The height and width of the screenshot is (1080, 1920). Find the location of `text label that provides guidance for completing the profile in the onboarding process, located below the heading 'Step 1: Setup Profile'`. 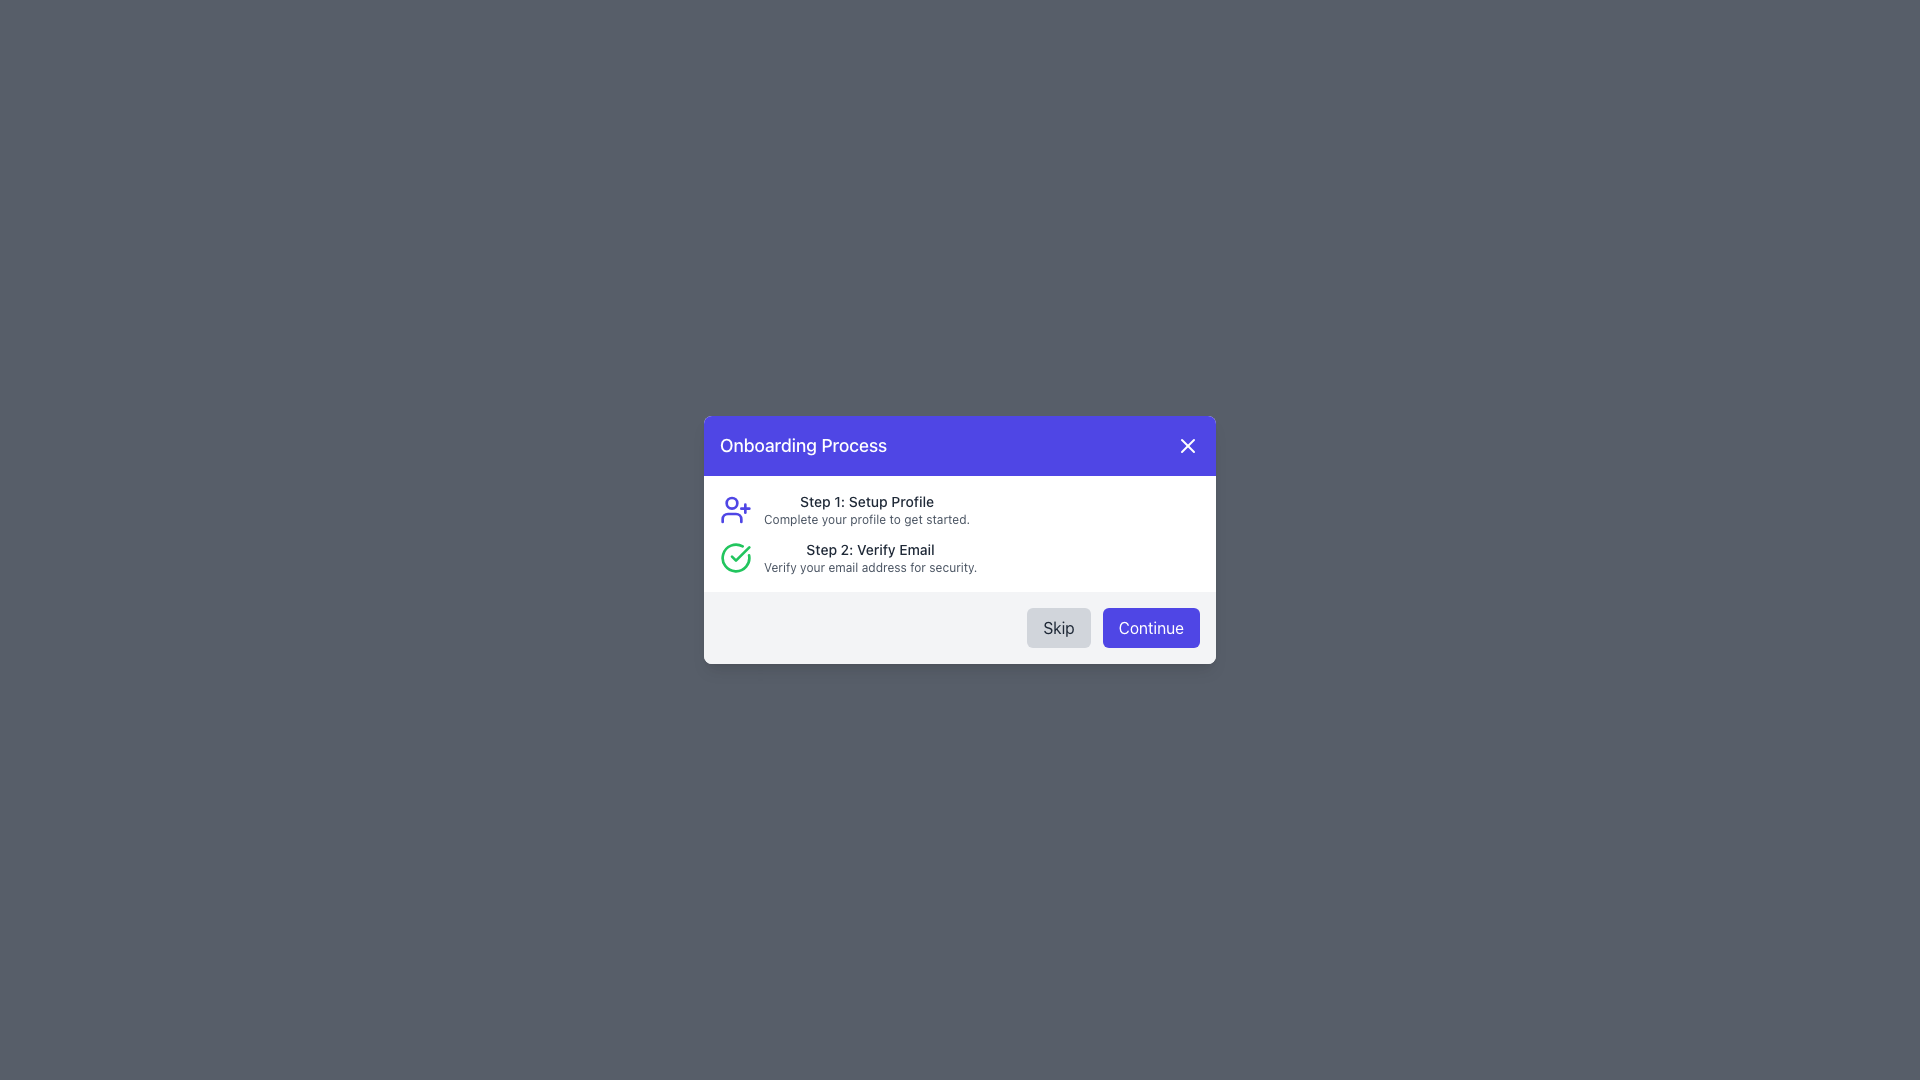

text label that provides guidance for completing the profile in the onboarding process, located below the heading 'Step 1: Setup Profile' is located at coordinates (867, 519).